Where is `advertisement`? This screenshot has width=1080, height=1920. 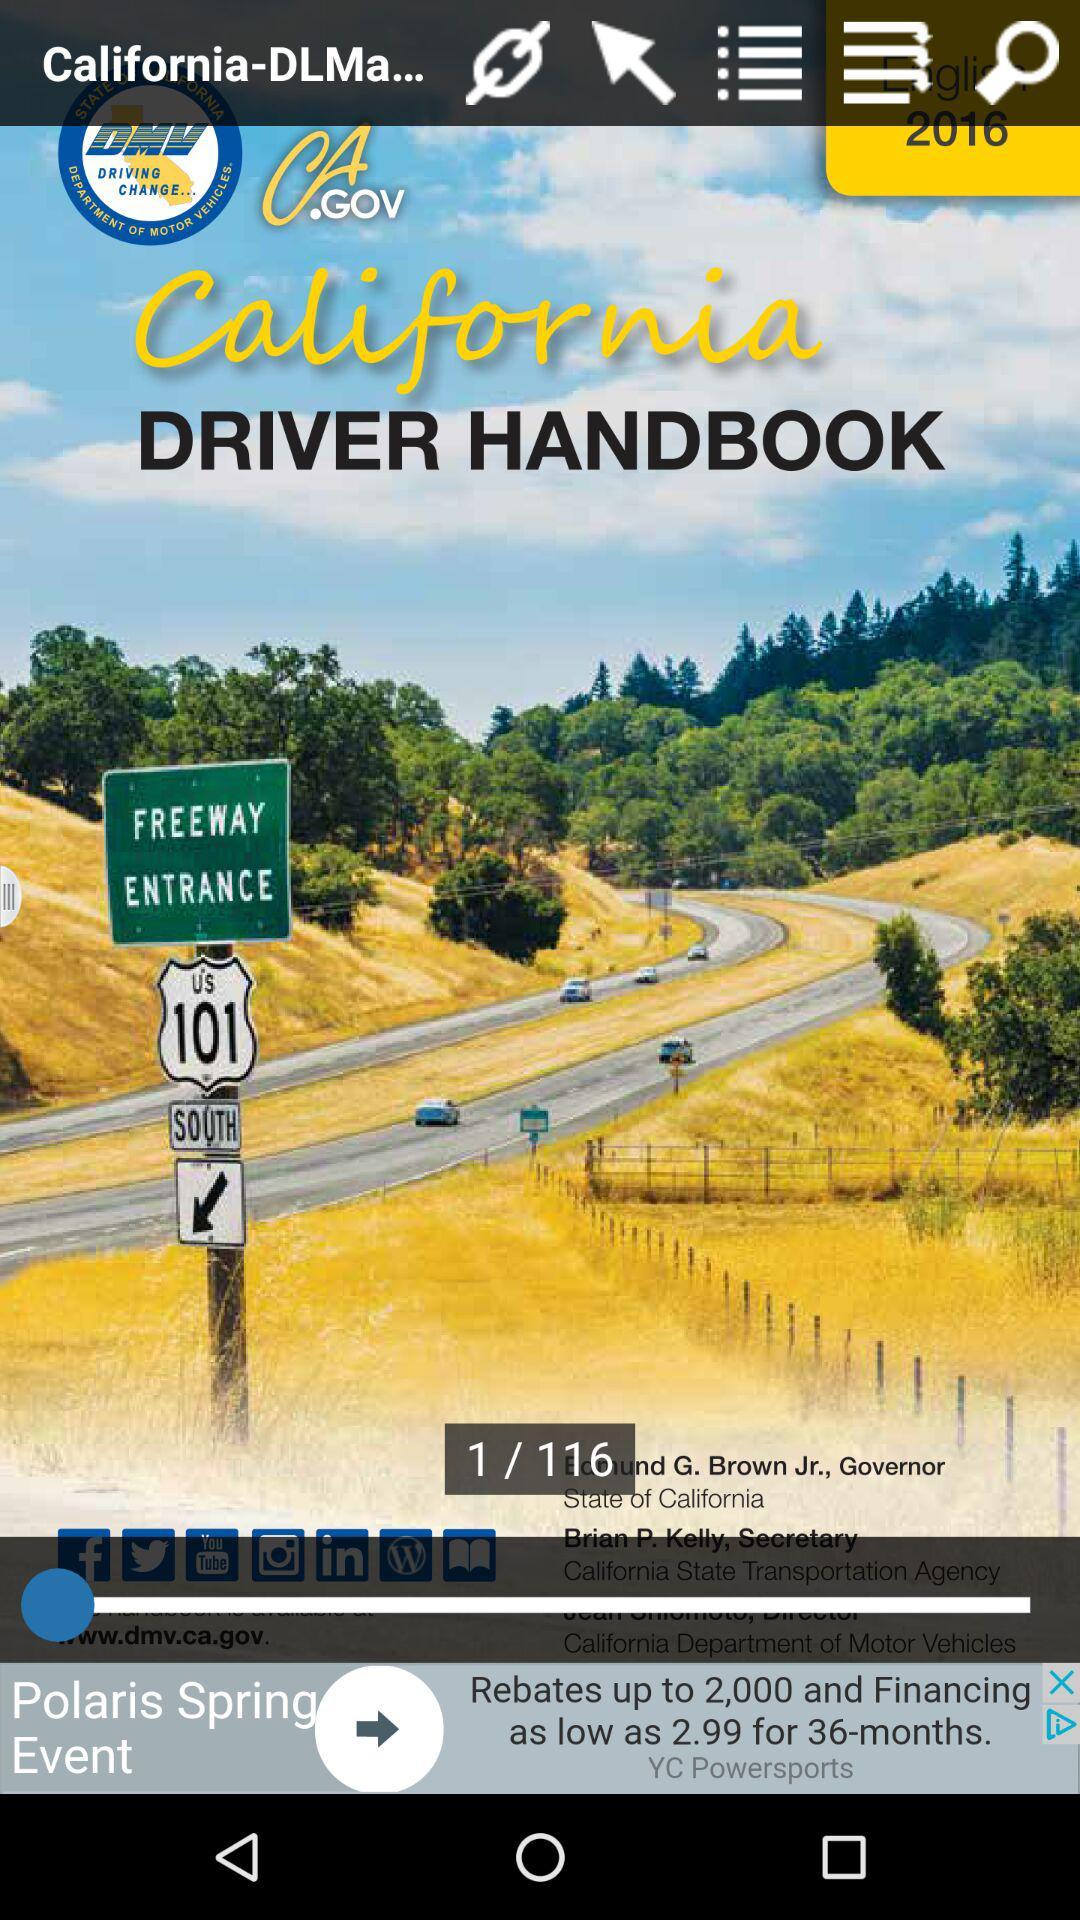
advertisement is located at coordinates (540, 1727).